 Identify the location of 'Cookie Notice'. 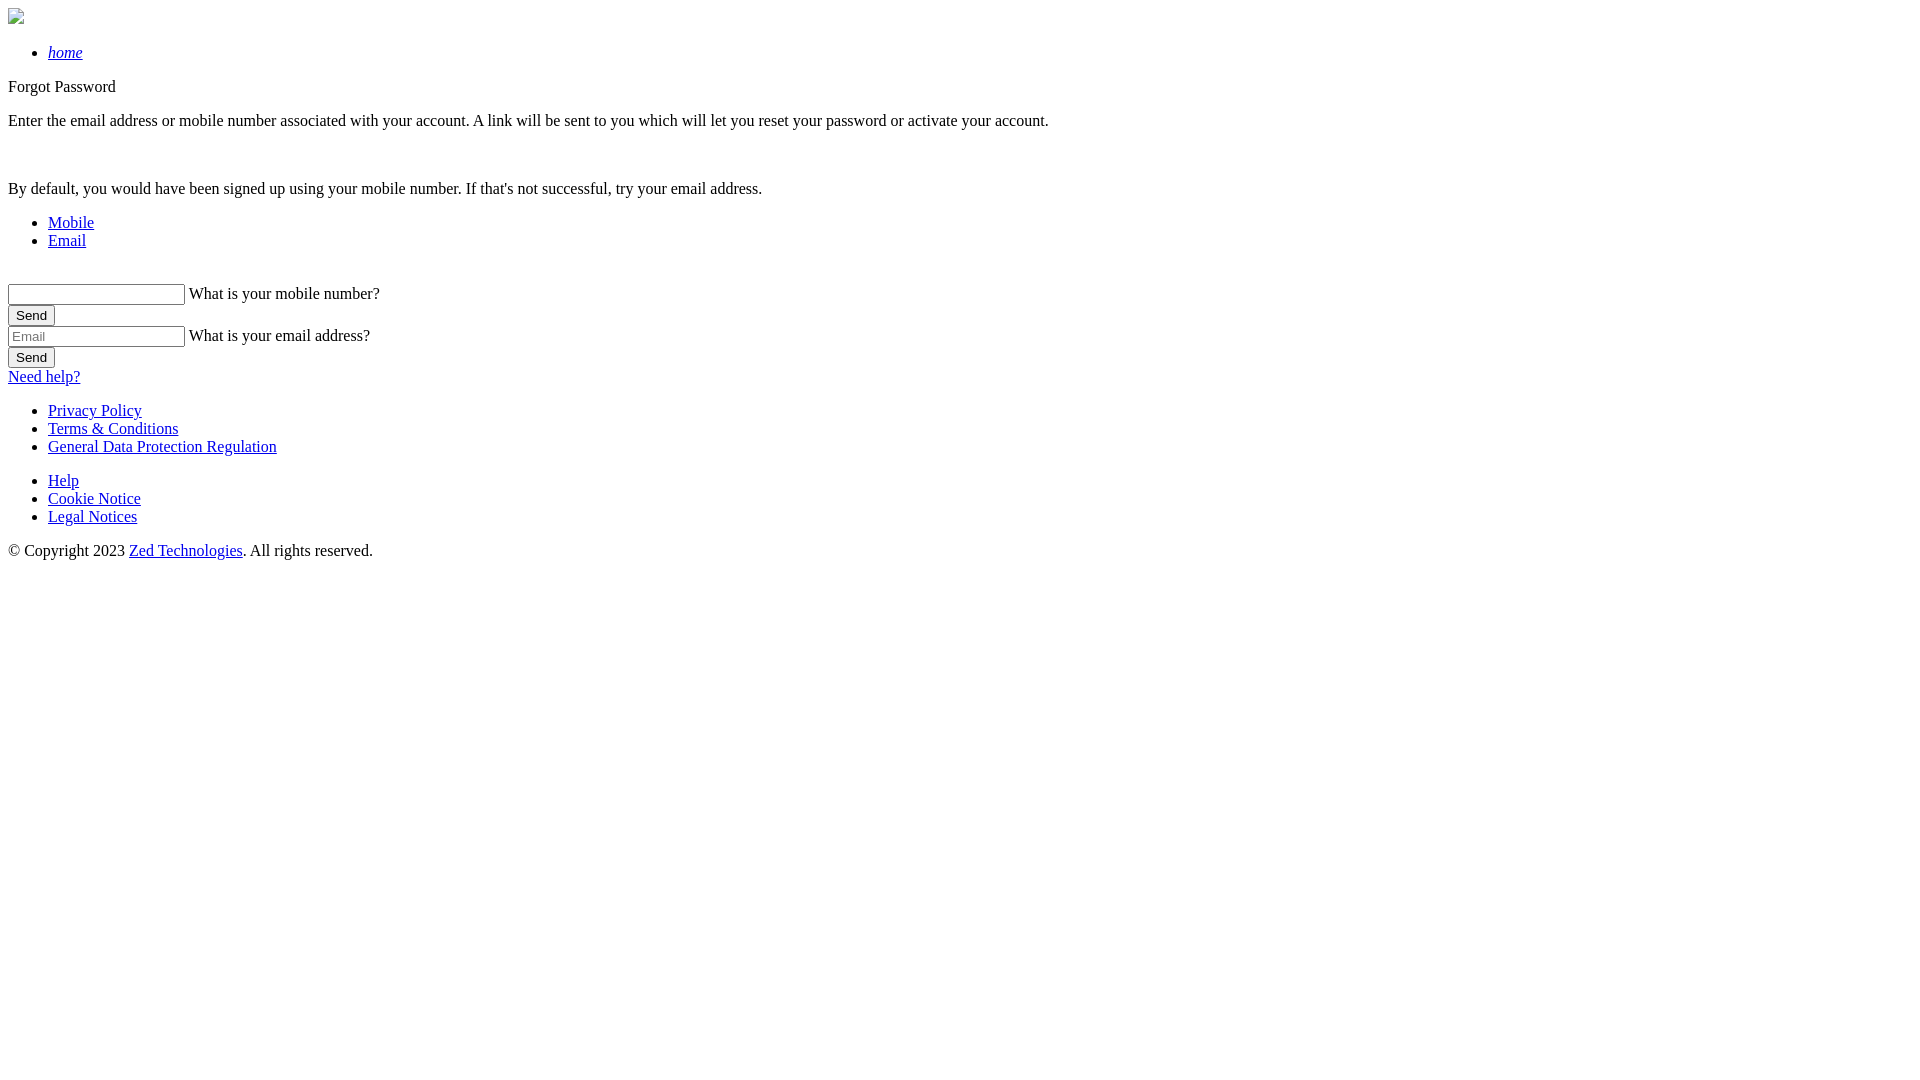
(93, 497).